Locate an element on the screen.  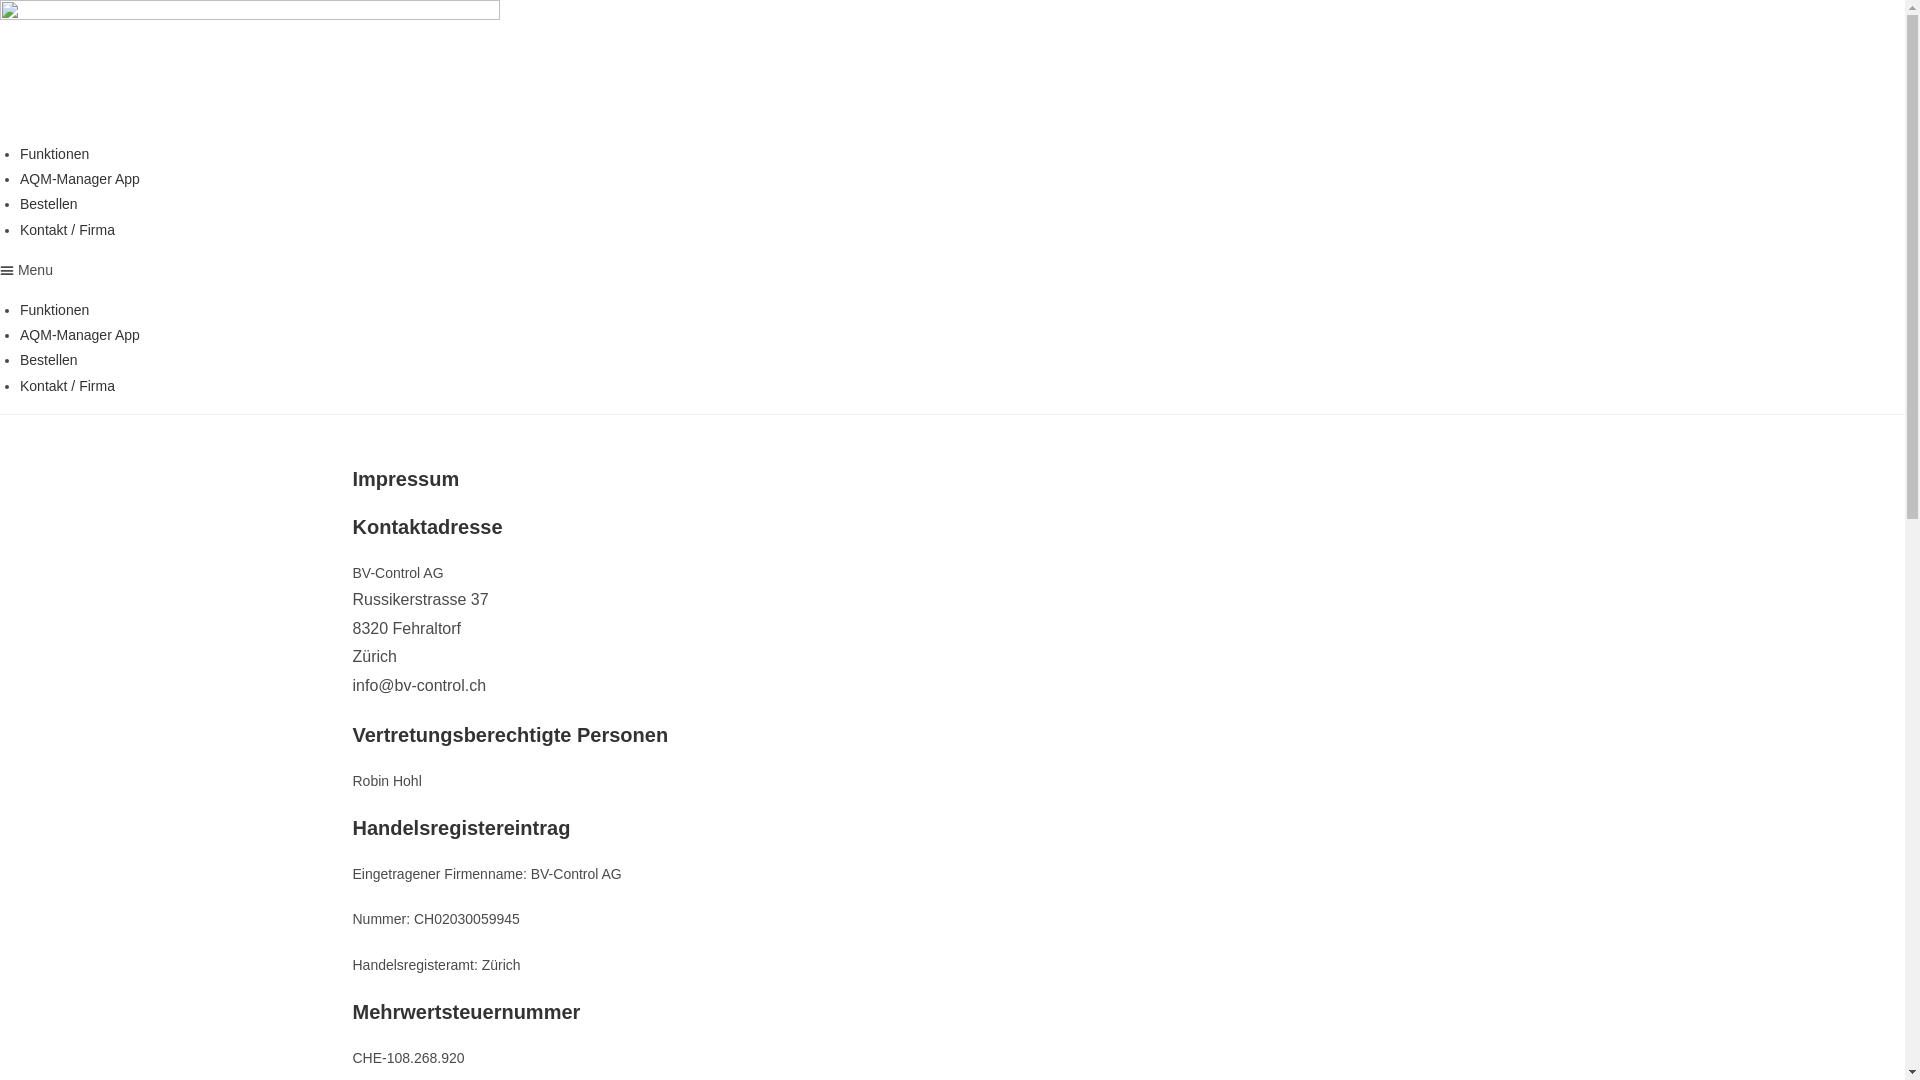
'Funktionen' is located at coordinates (19, 153).